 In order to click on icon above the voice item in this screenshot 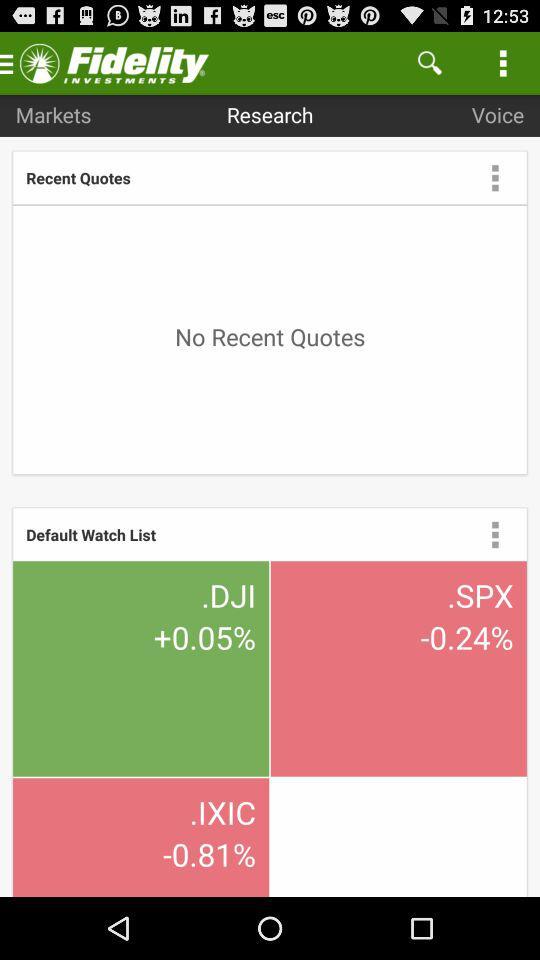, I will do `click(428, 62)`.